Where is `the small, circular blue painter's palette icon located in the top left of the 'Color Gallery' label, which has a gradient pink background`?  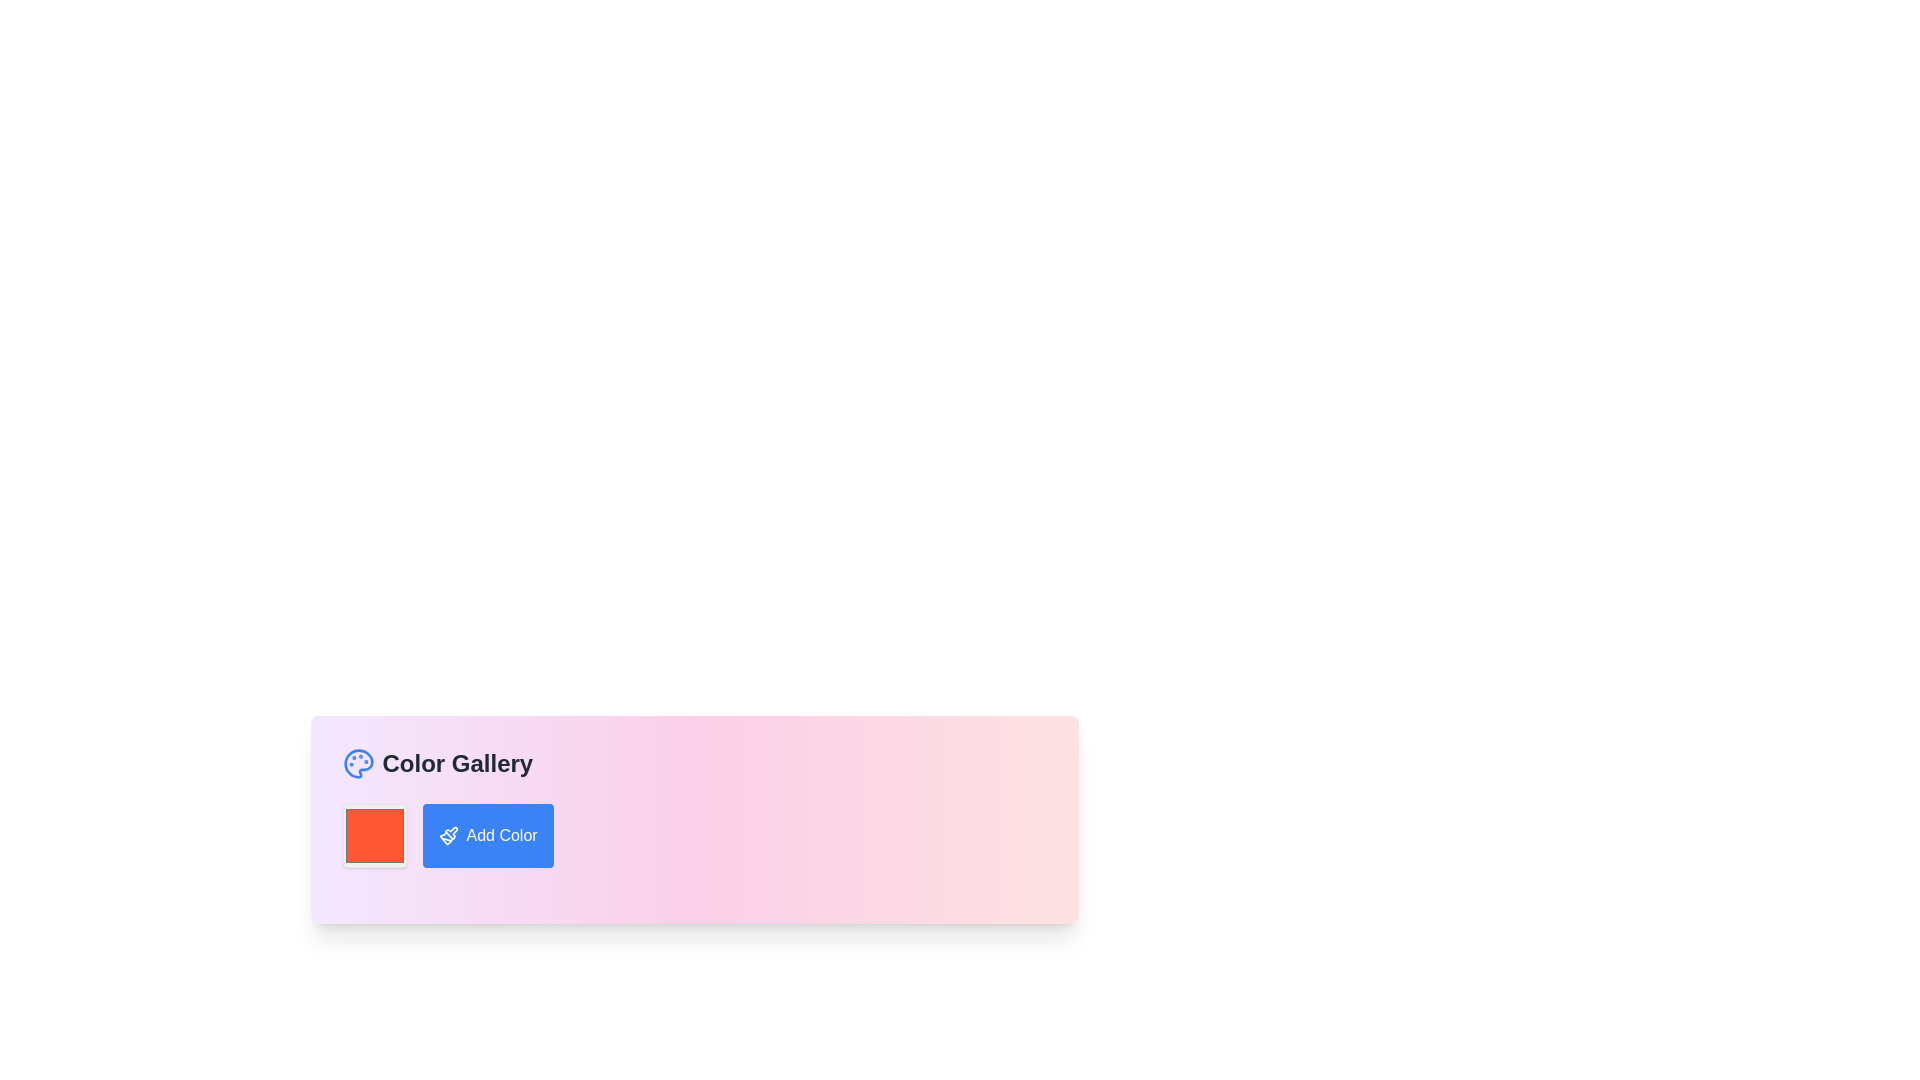
the small, circular blue painter's palette icon located in the top left of the 'Color Gallery' label, which has a gradient pink background is located at coordinates (358, 763).